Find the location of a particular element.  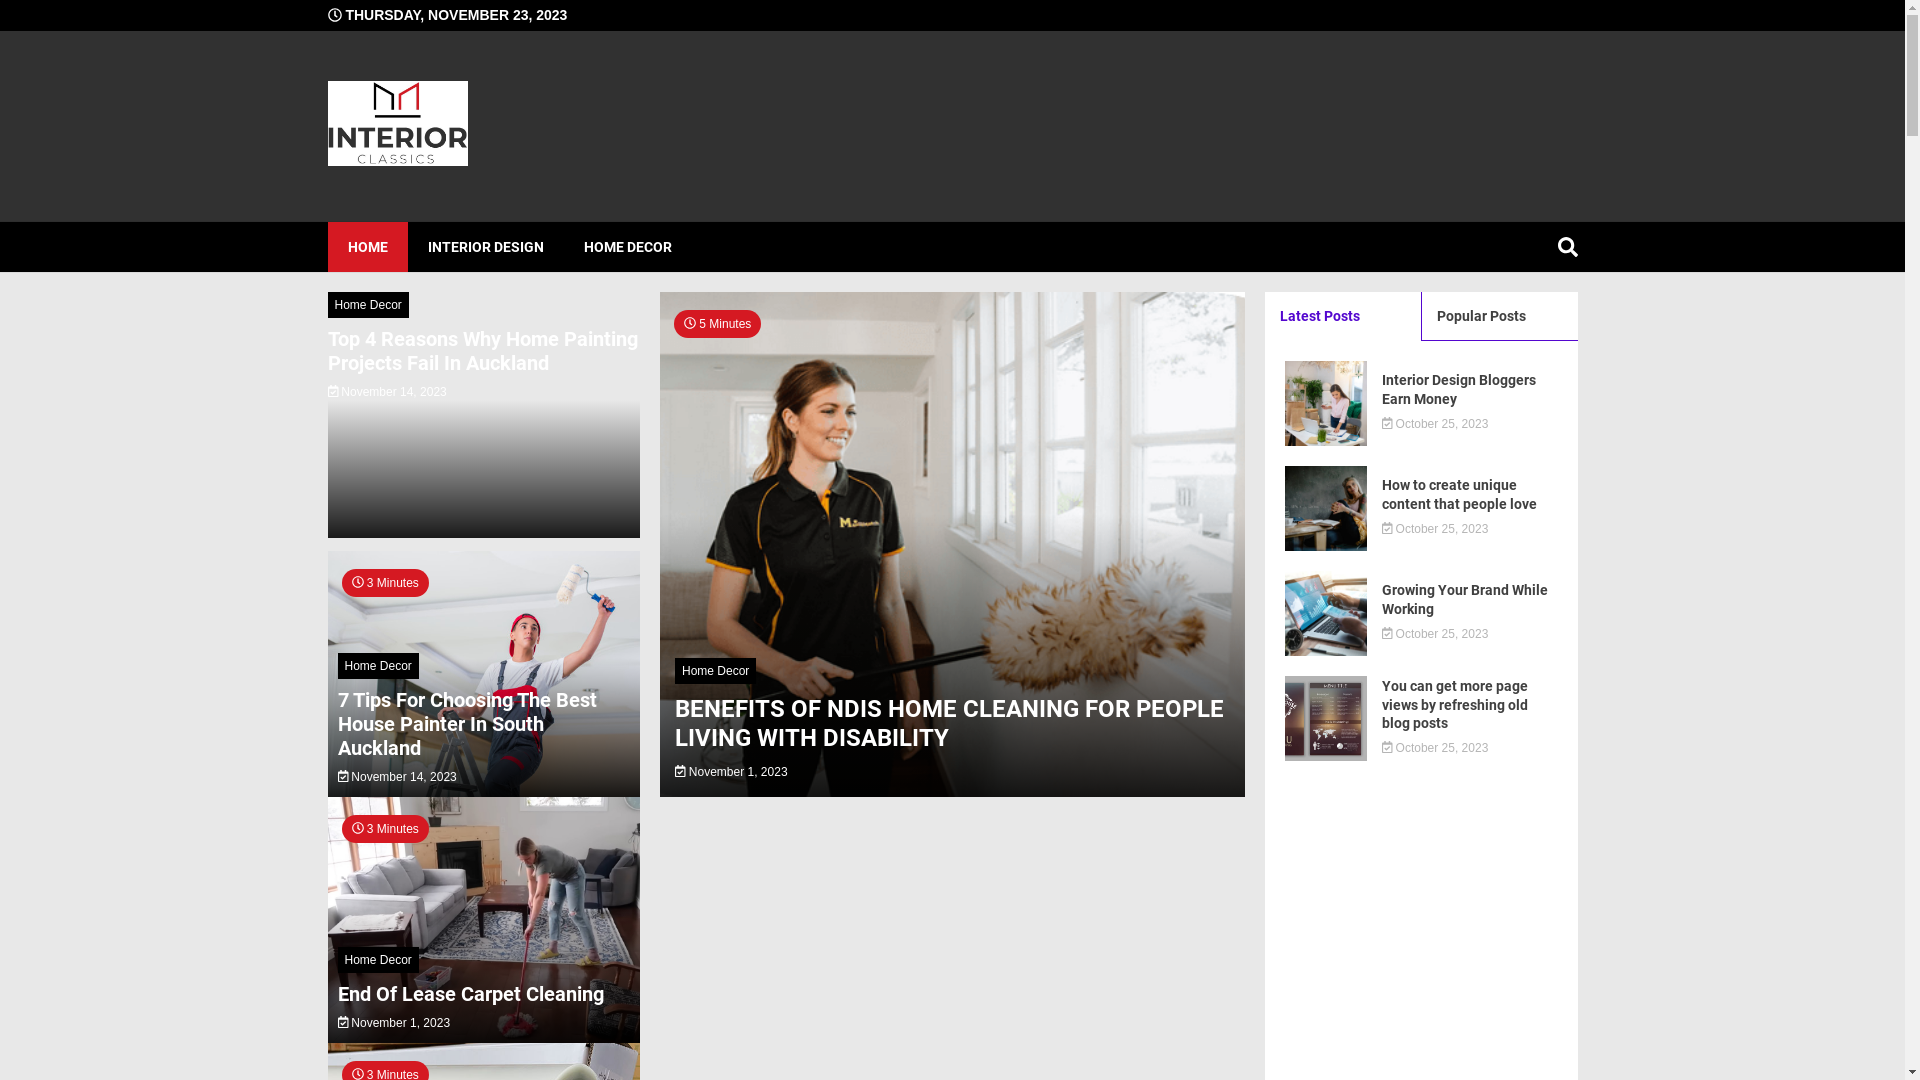

'Home Decor' is located at coordinates (368, 304).